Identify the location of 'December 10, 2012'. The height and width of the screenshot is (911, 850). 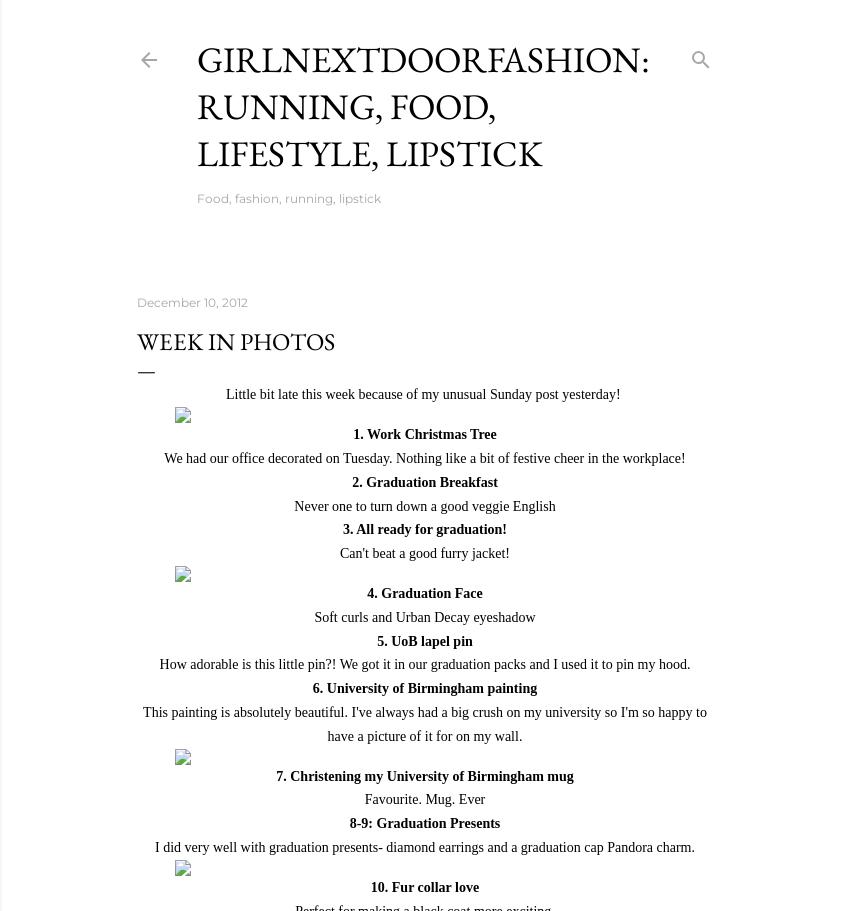
(191, 302).